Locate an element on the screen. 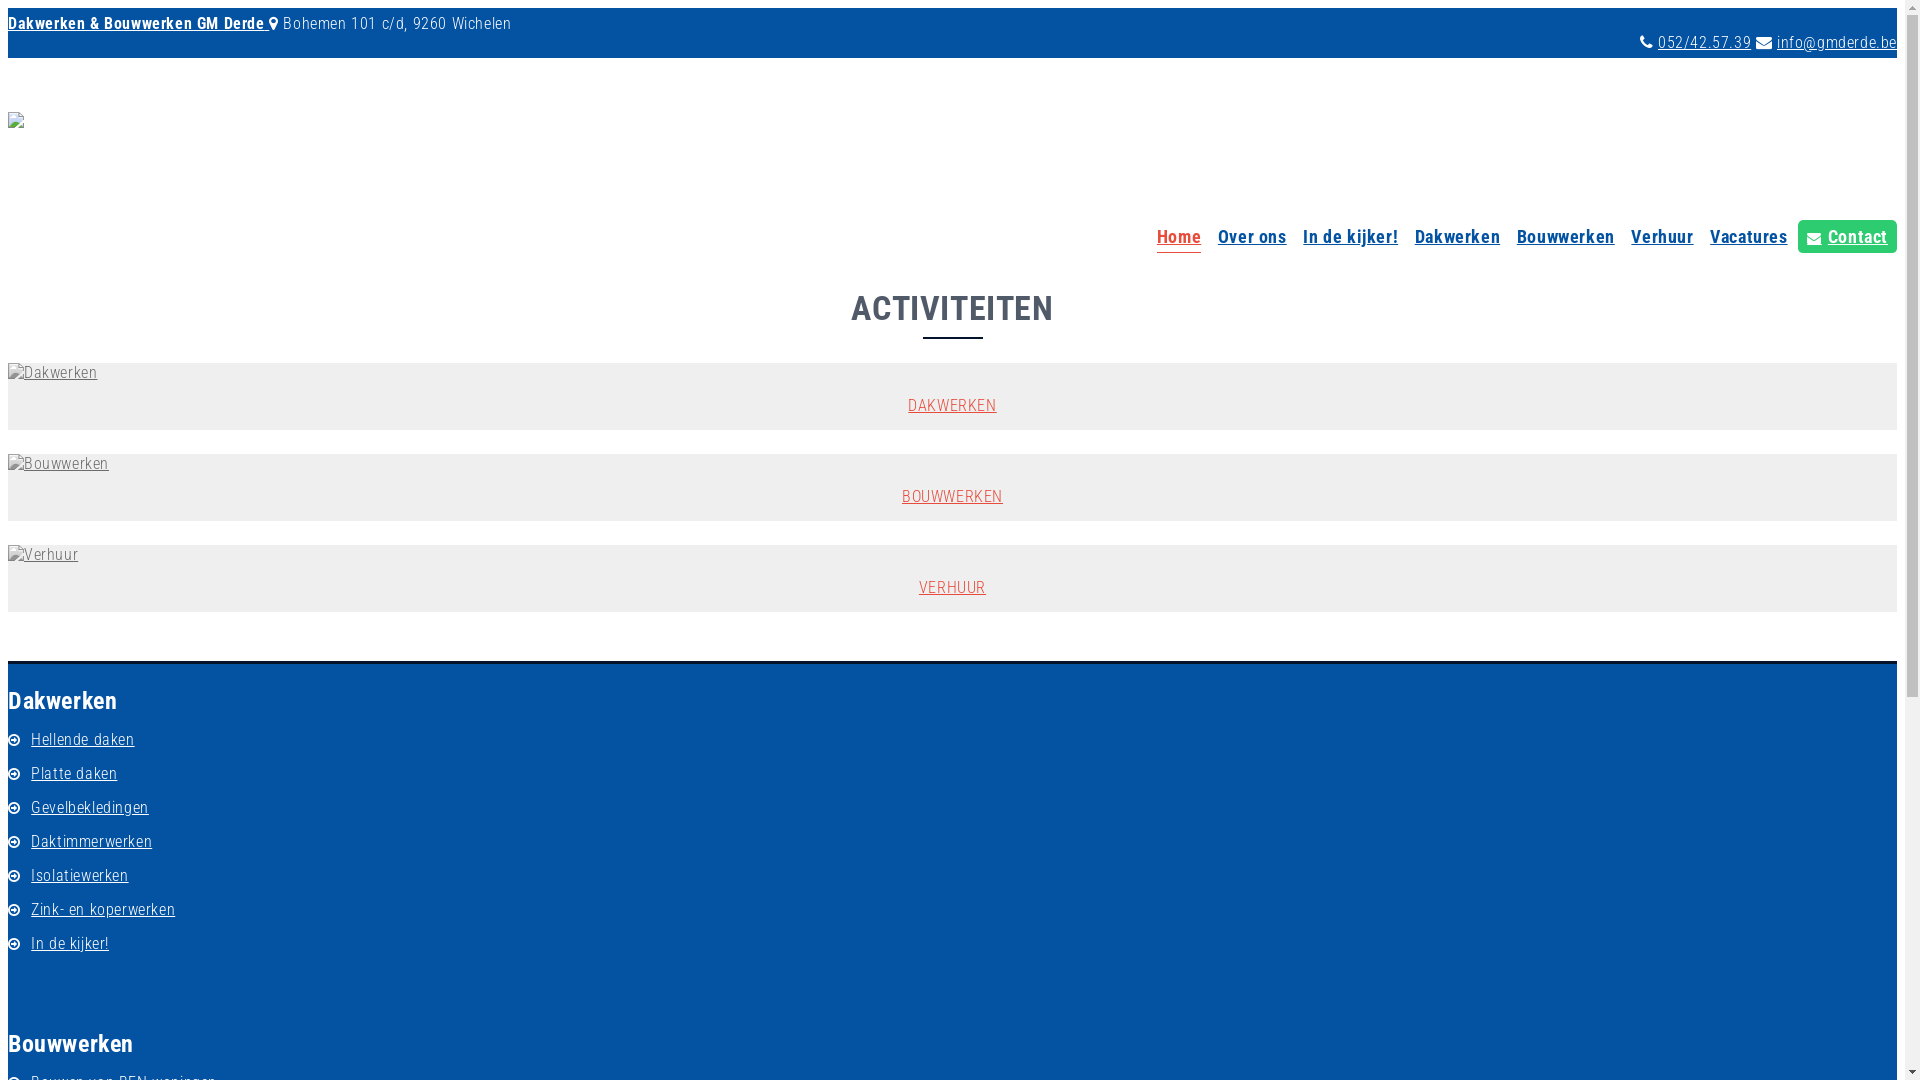 The height and width of the screenshot is (1080, 1920). 'Over ons' is located at coordinates (1251, 238).